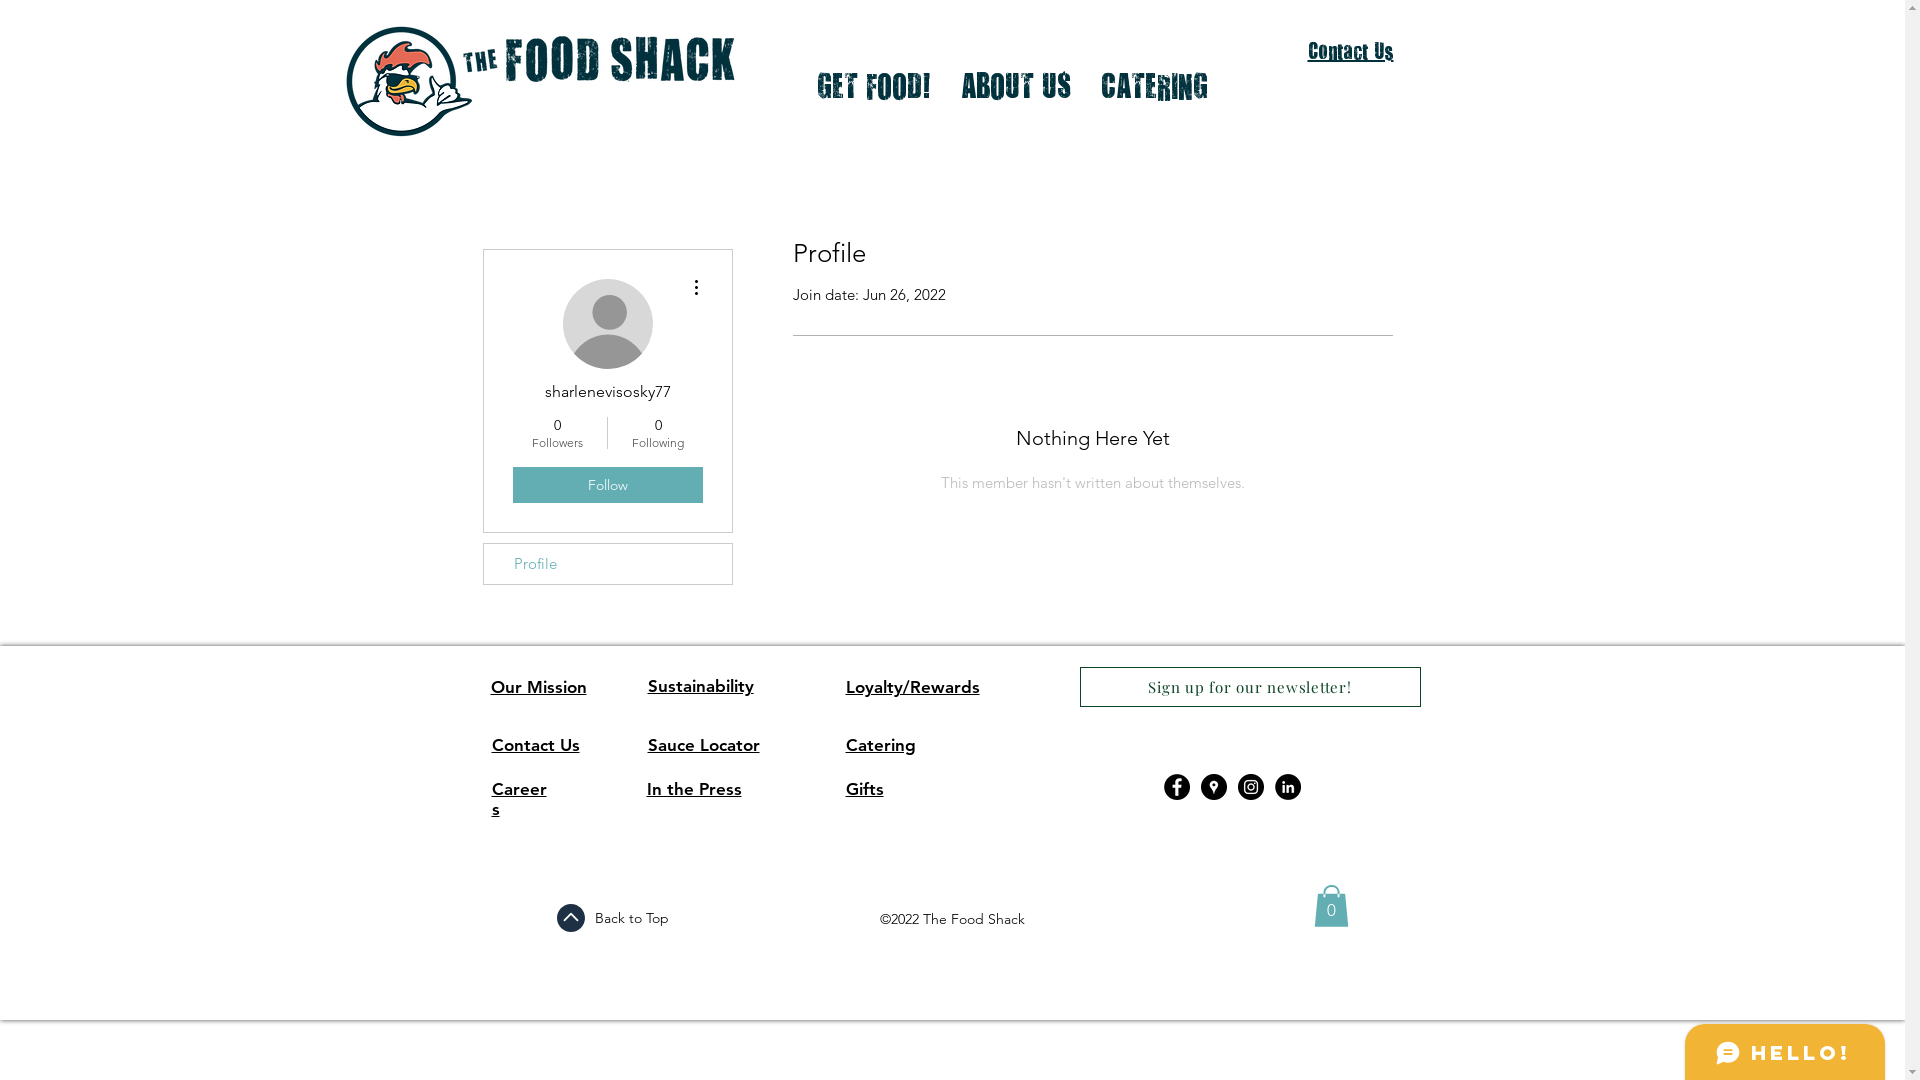  Describe the element at coordinates (1331, 906) in the screenshot. I see `'0'` at that location.